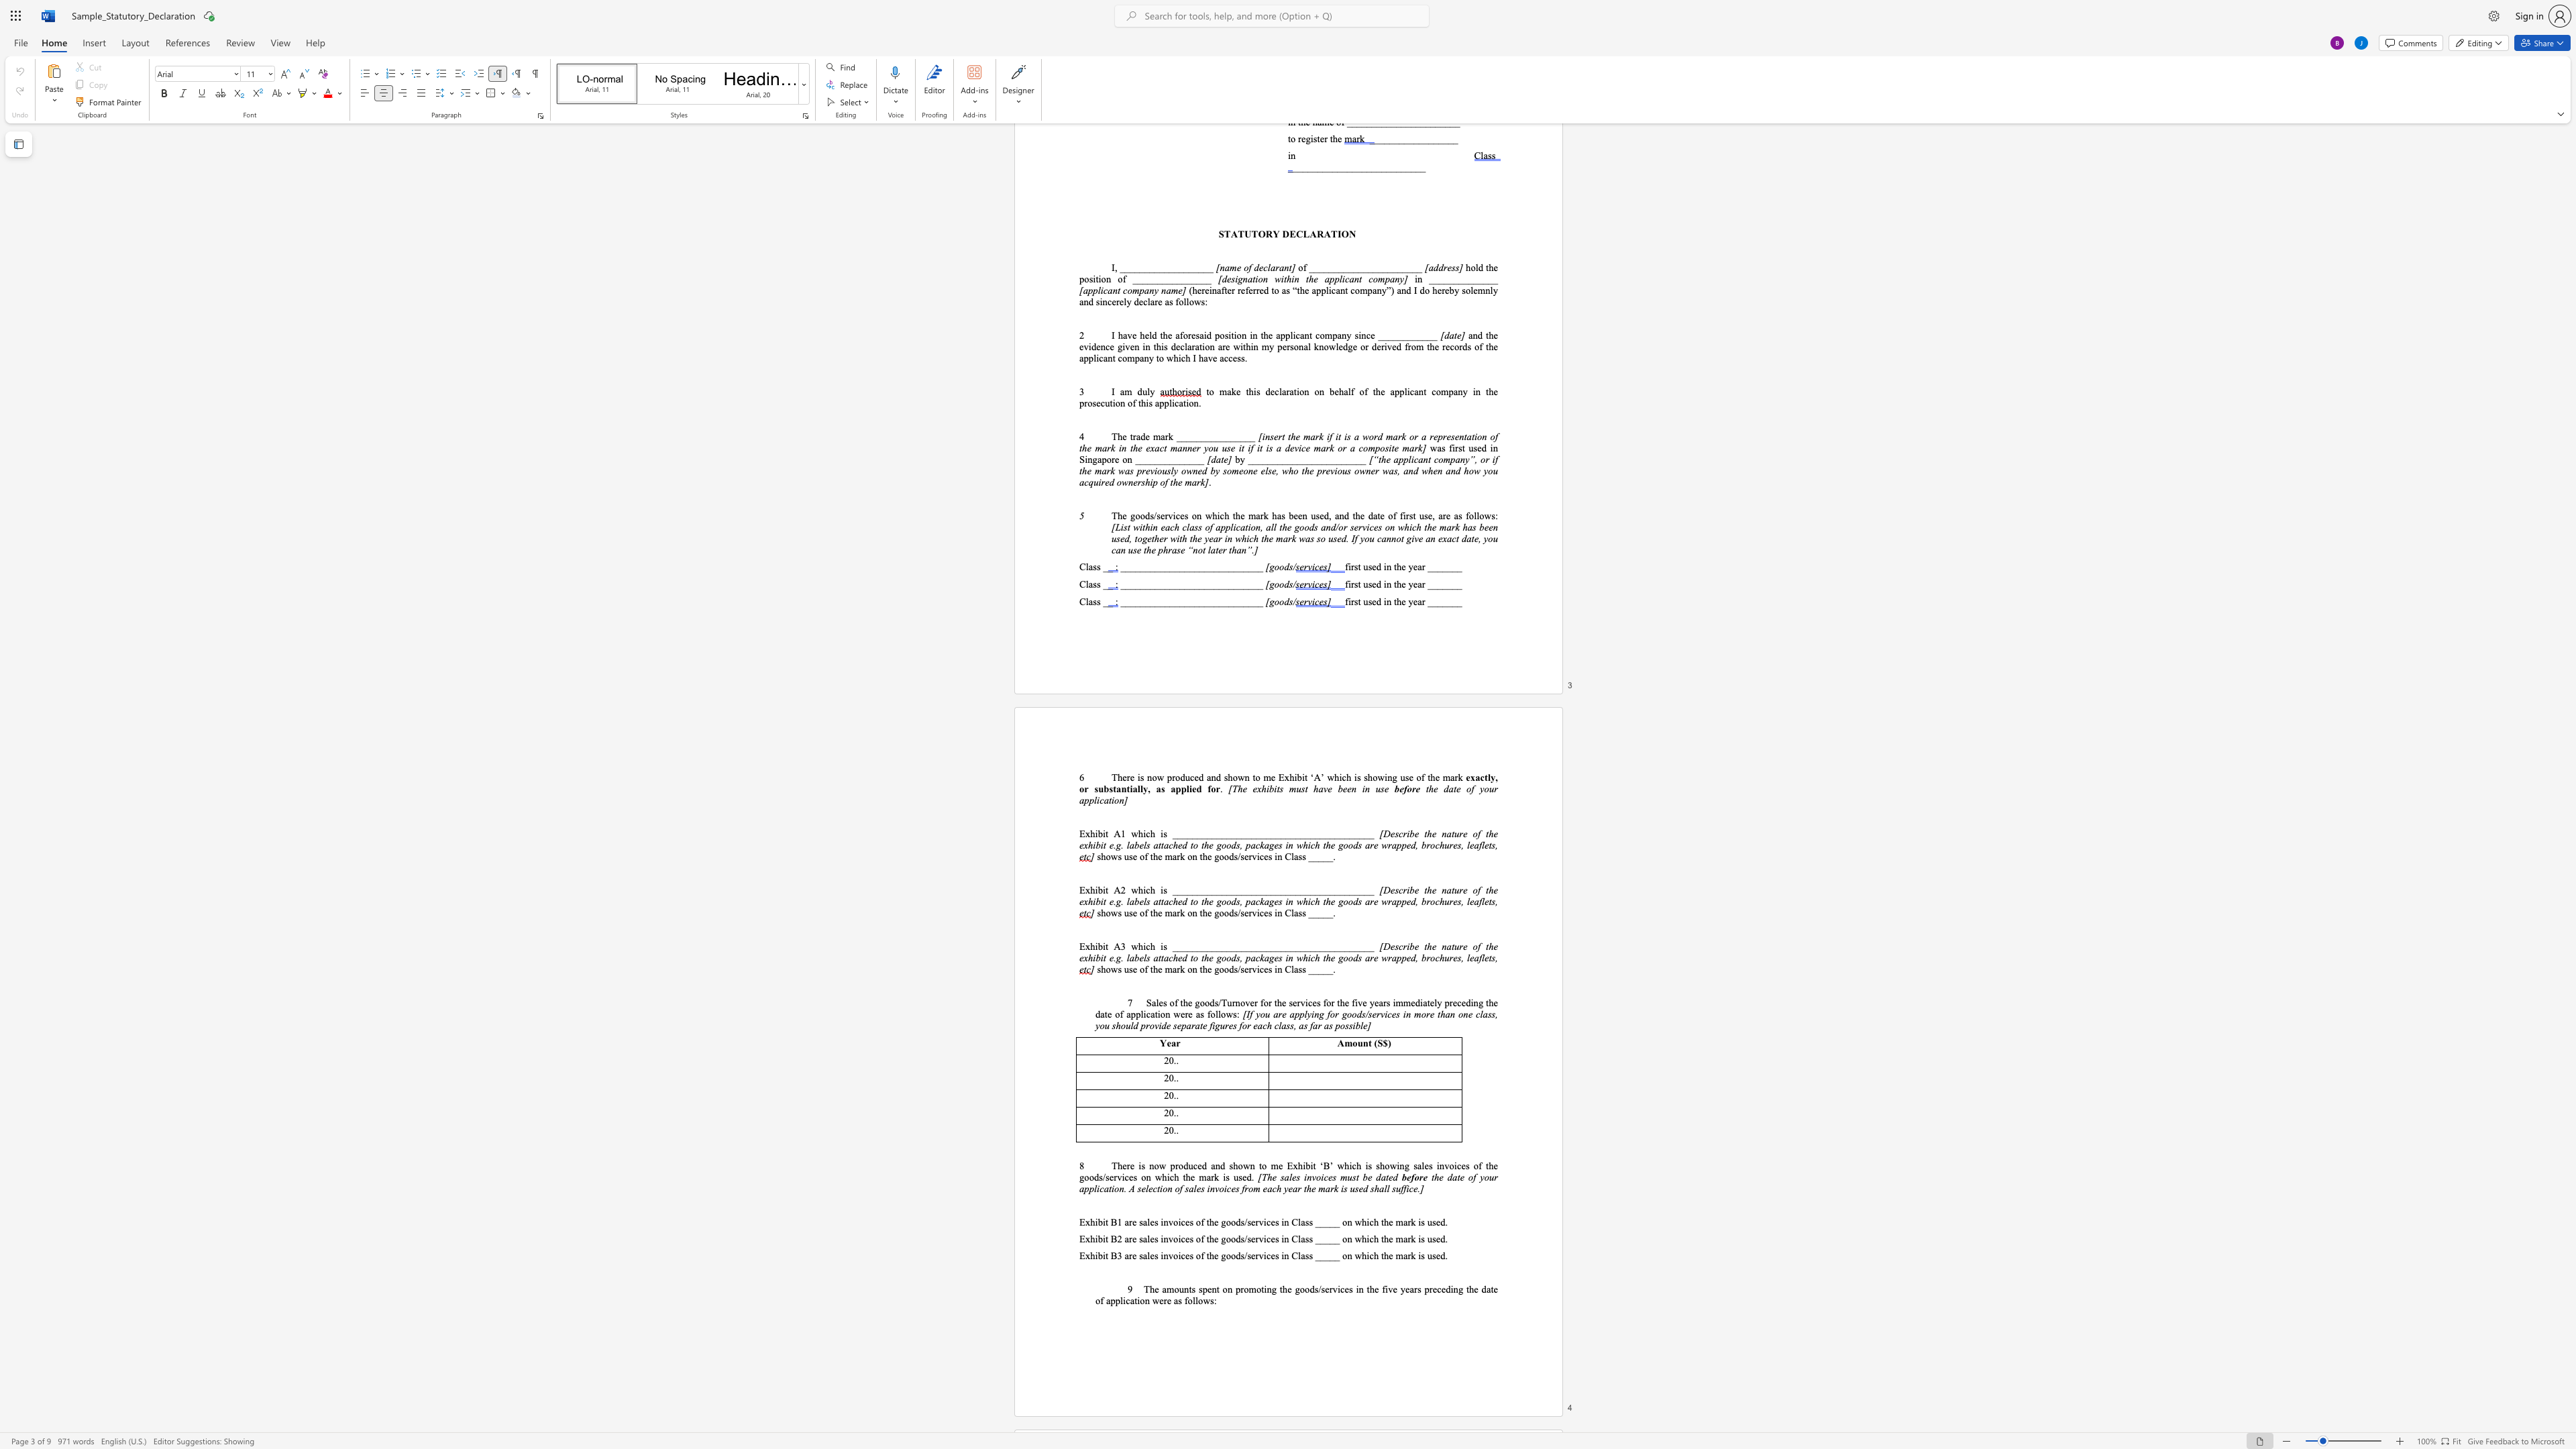 The width and height of the screenshot is (2576, 1449). What do you see at coordinates (1289, 945) in the screenshot?
I see `the subset text "_______" within the text "Exhibit A3 which is _________________________________________"` at bounding box center [1289, 945].